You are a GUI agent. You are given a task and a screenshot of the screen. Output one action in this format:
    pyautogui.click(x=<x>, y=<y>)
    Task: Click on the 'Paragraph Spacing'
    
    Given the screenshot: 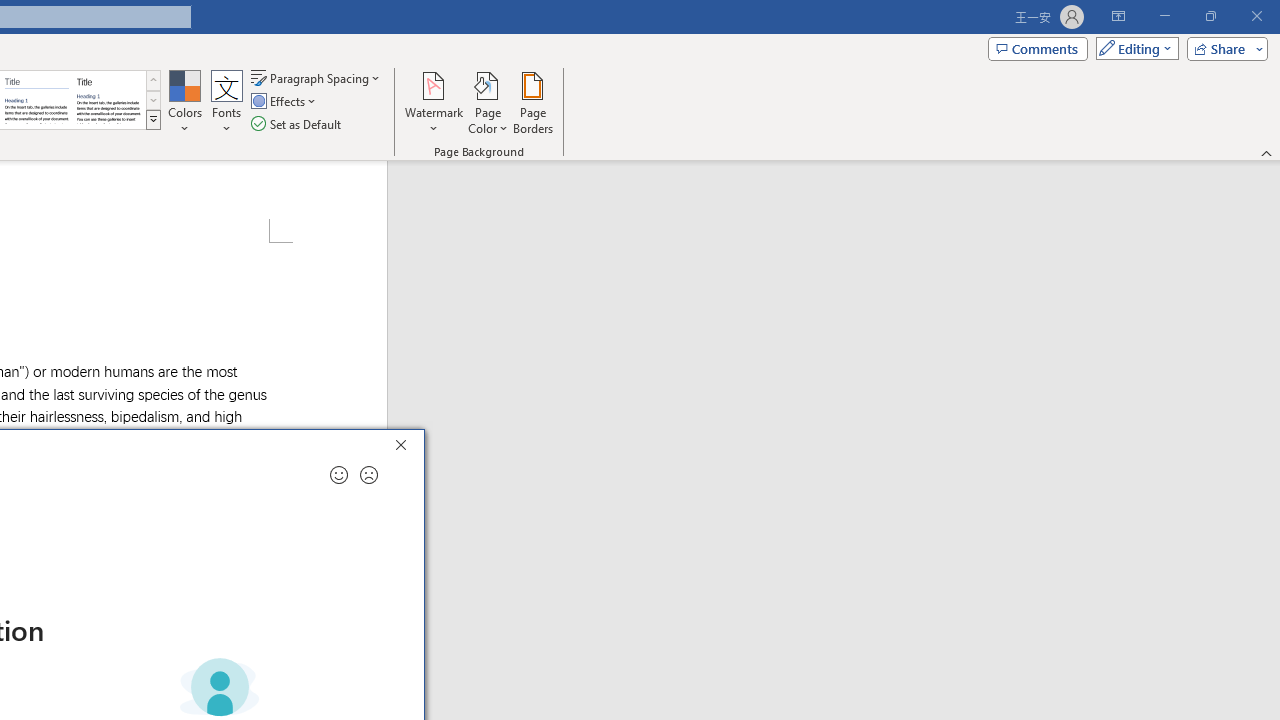 What is the action you would take?
    pyautogui.click(x=316, y=77)
    